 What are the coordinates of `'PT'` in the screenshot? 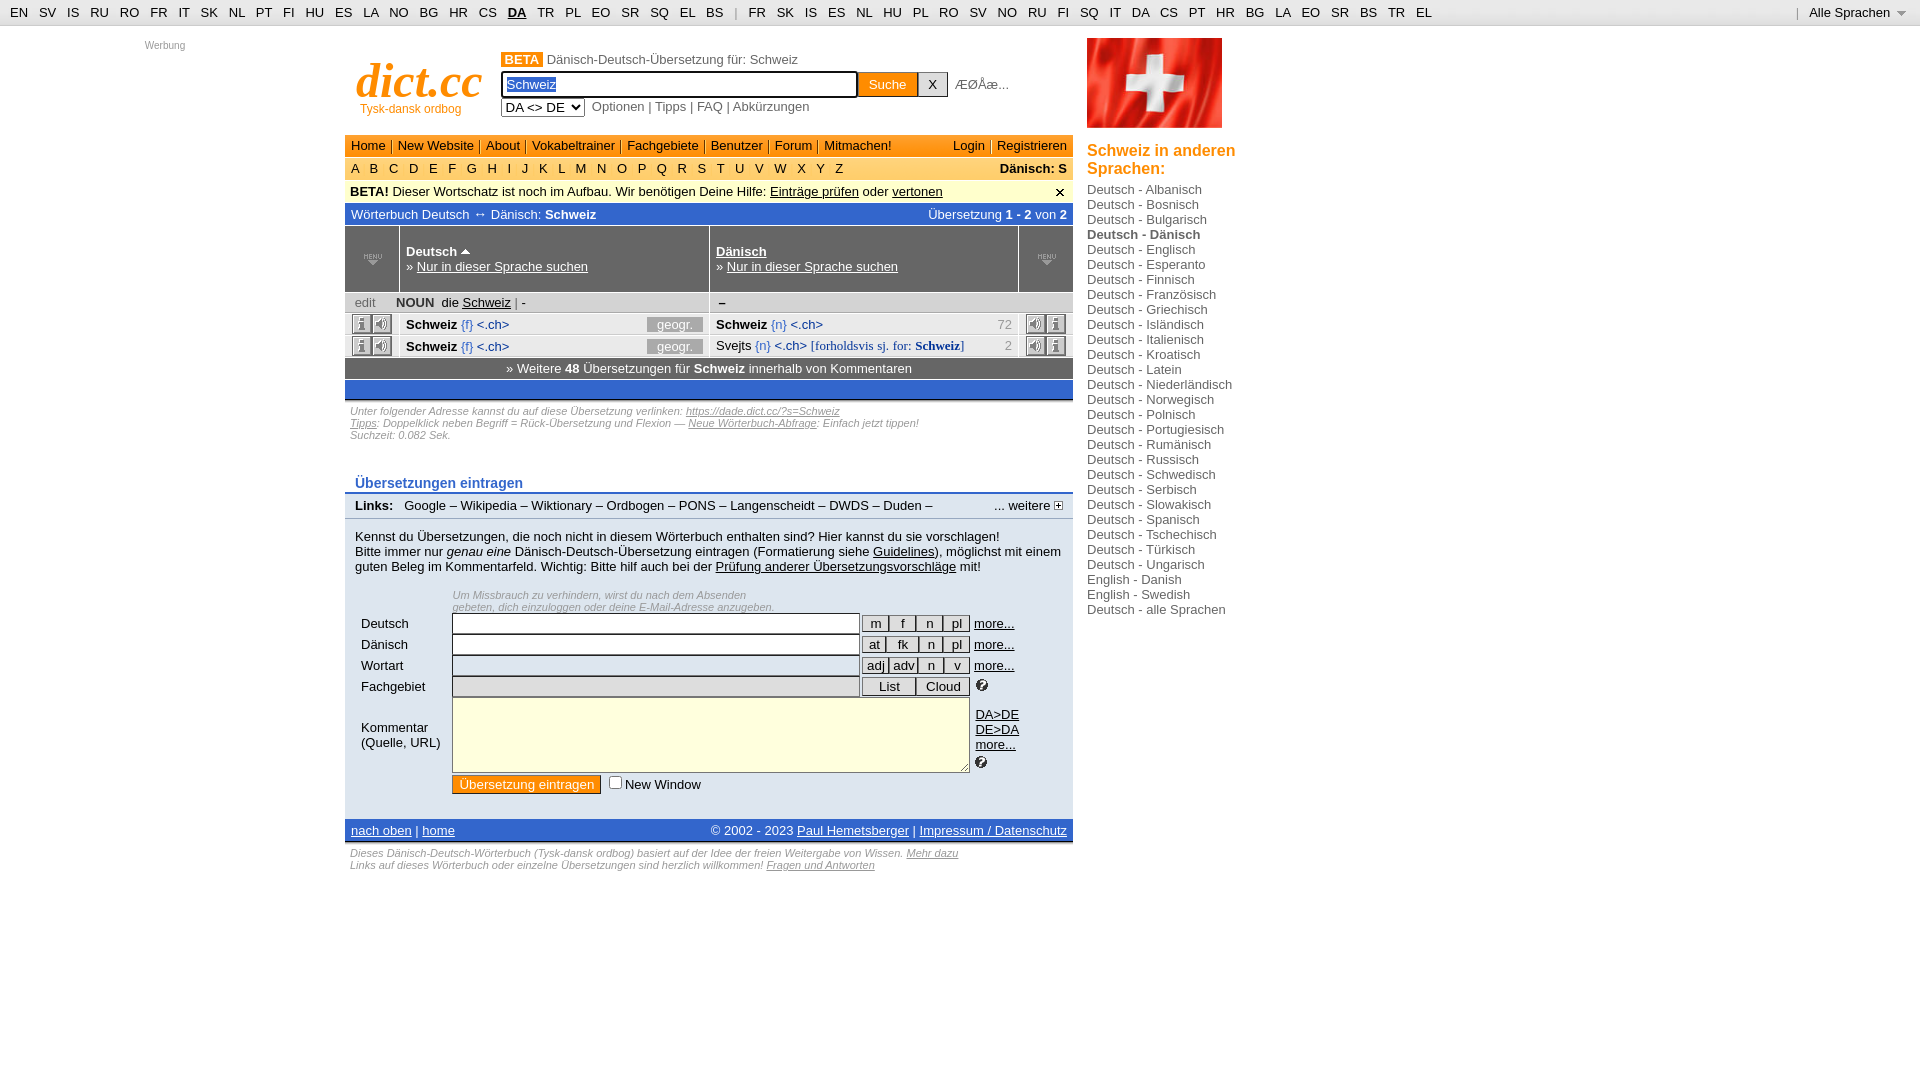 It's located at (263, 12).